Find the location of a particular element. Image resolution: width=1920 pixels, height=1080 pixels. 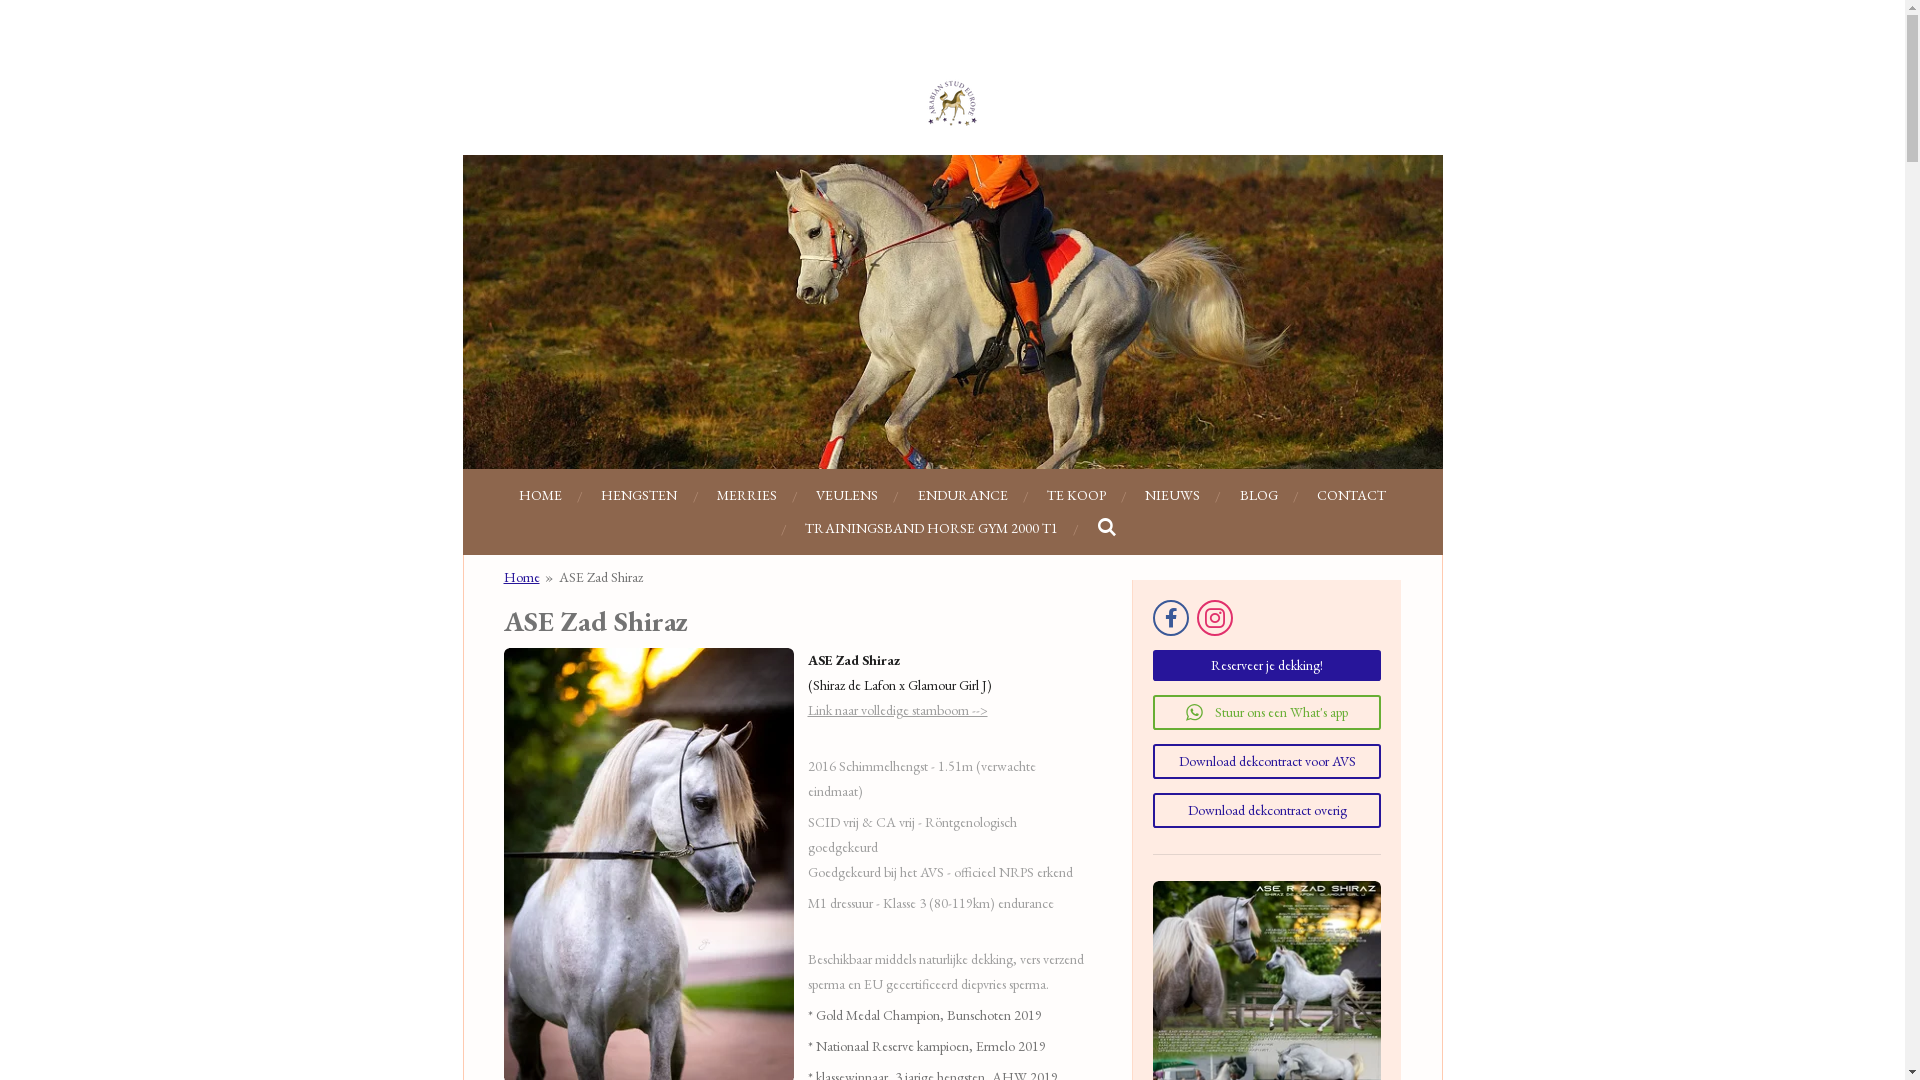

'VEULENS' is located at coordinates (846, 495).